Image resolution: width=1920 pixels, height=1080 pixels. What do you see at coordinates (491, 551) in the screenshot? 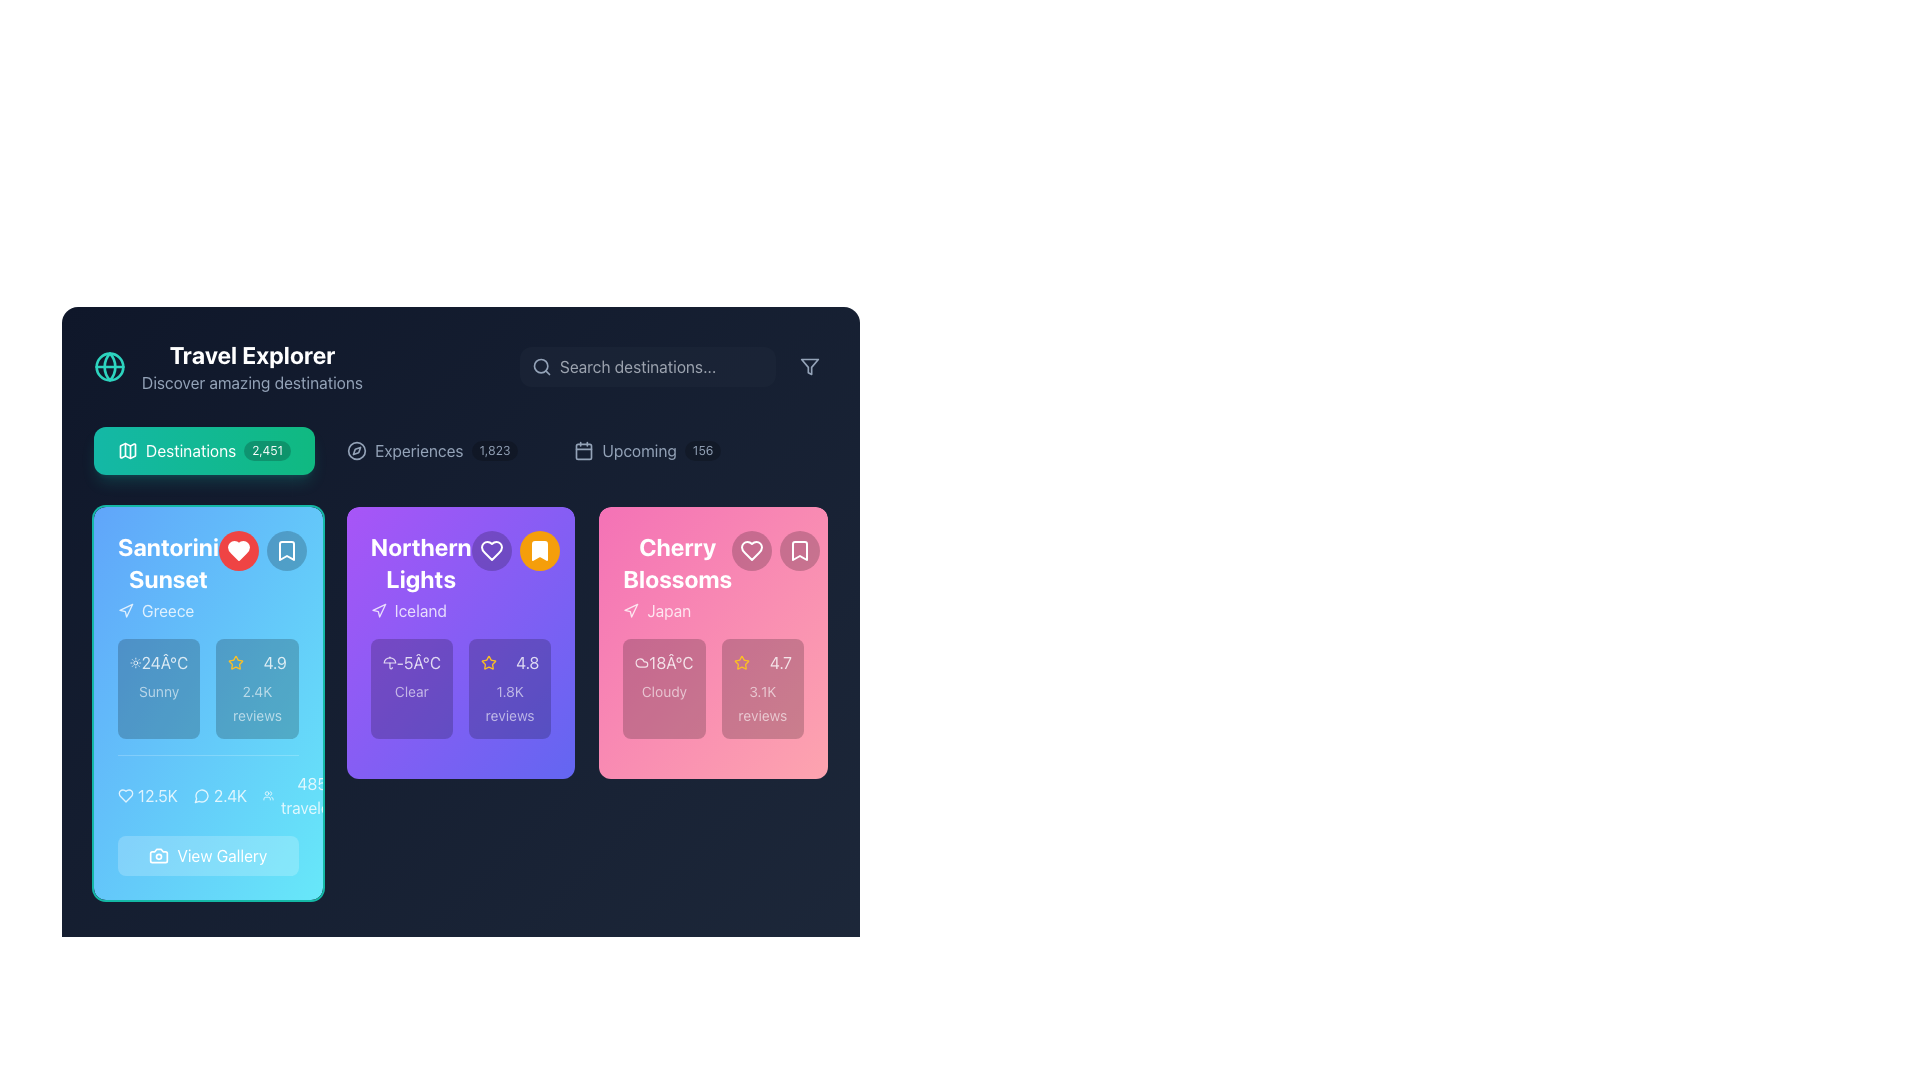
I see `the heart icon located in the upper-right area of the card associated with the 'Northern Lights' travel destination to mark it as a favorite` at bounding box center [491, 551].